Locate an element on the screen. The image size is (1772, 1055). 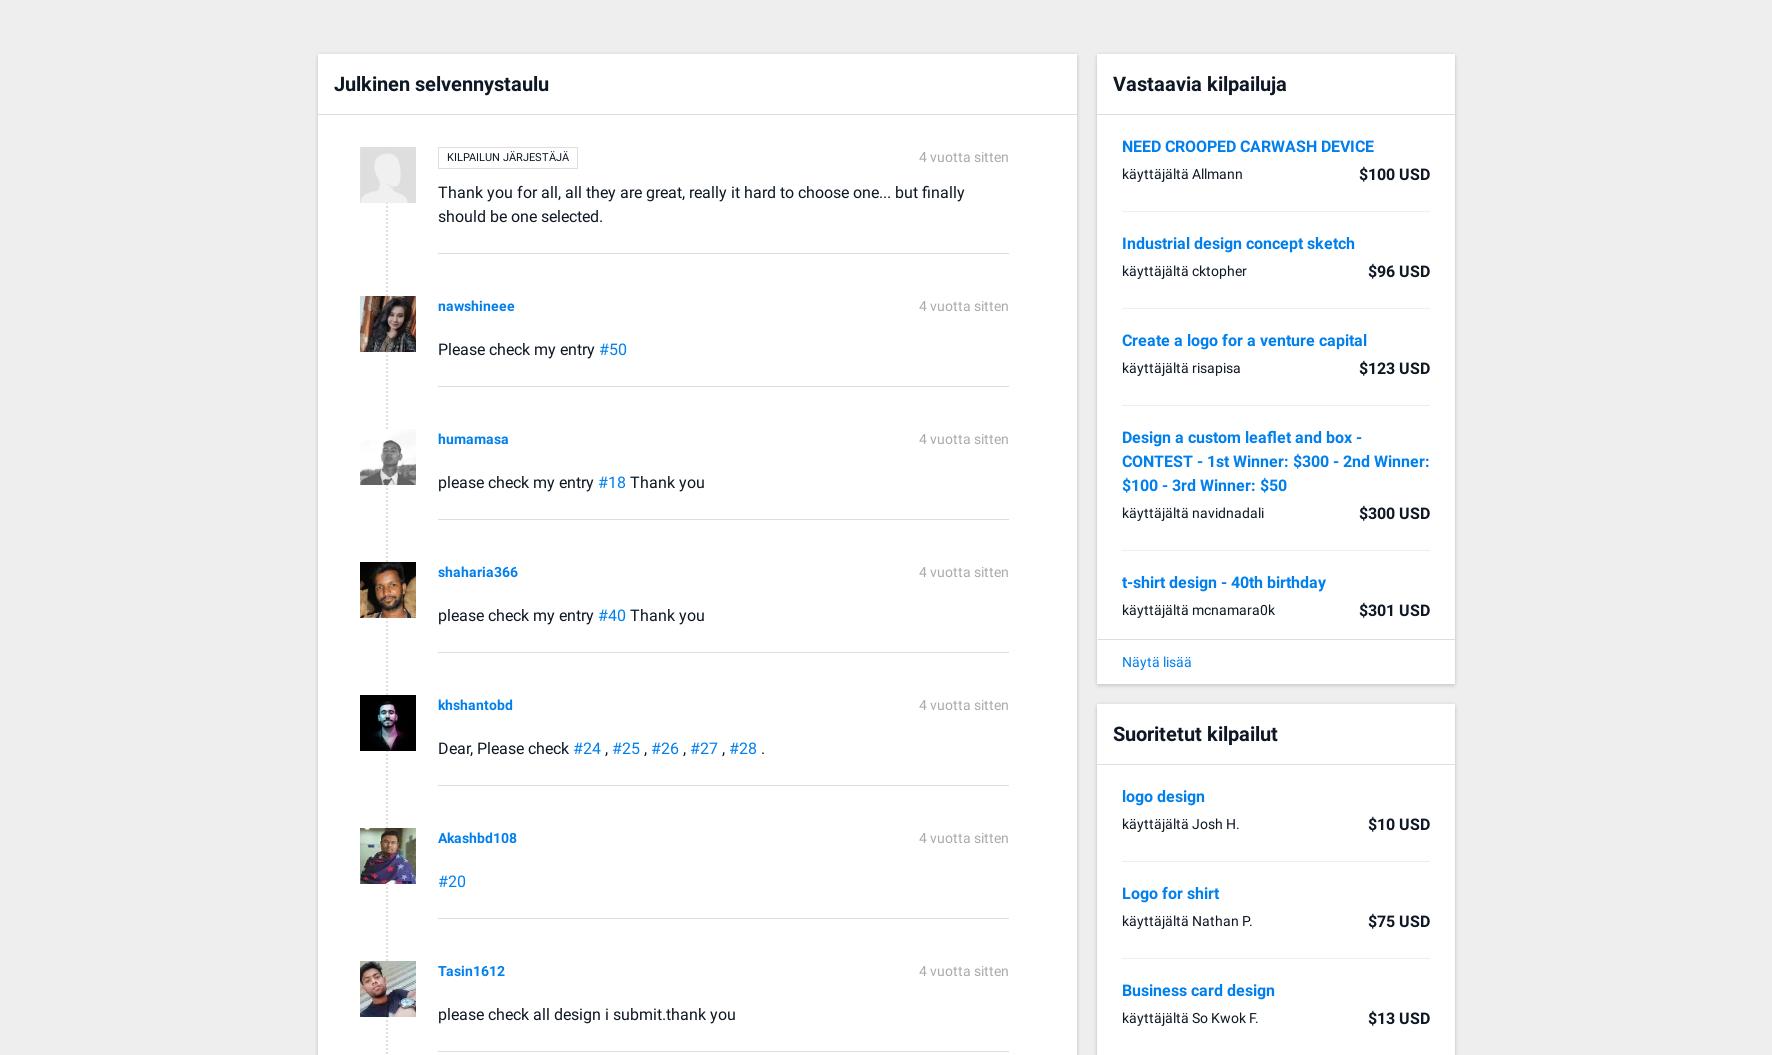
'käyttäjältä So Kwok F.' is located at coordinates (1188, 1016).